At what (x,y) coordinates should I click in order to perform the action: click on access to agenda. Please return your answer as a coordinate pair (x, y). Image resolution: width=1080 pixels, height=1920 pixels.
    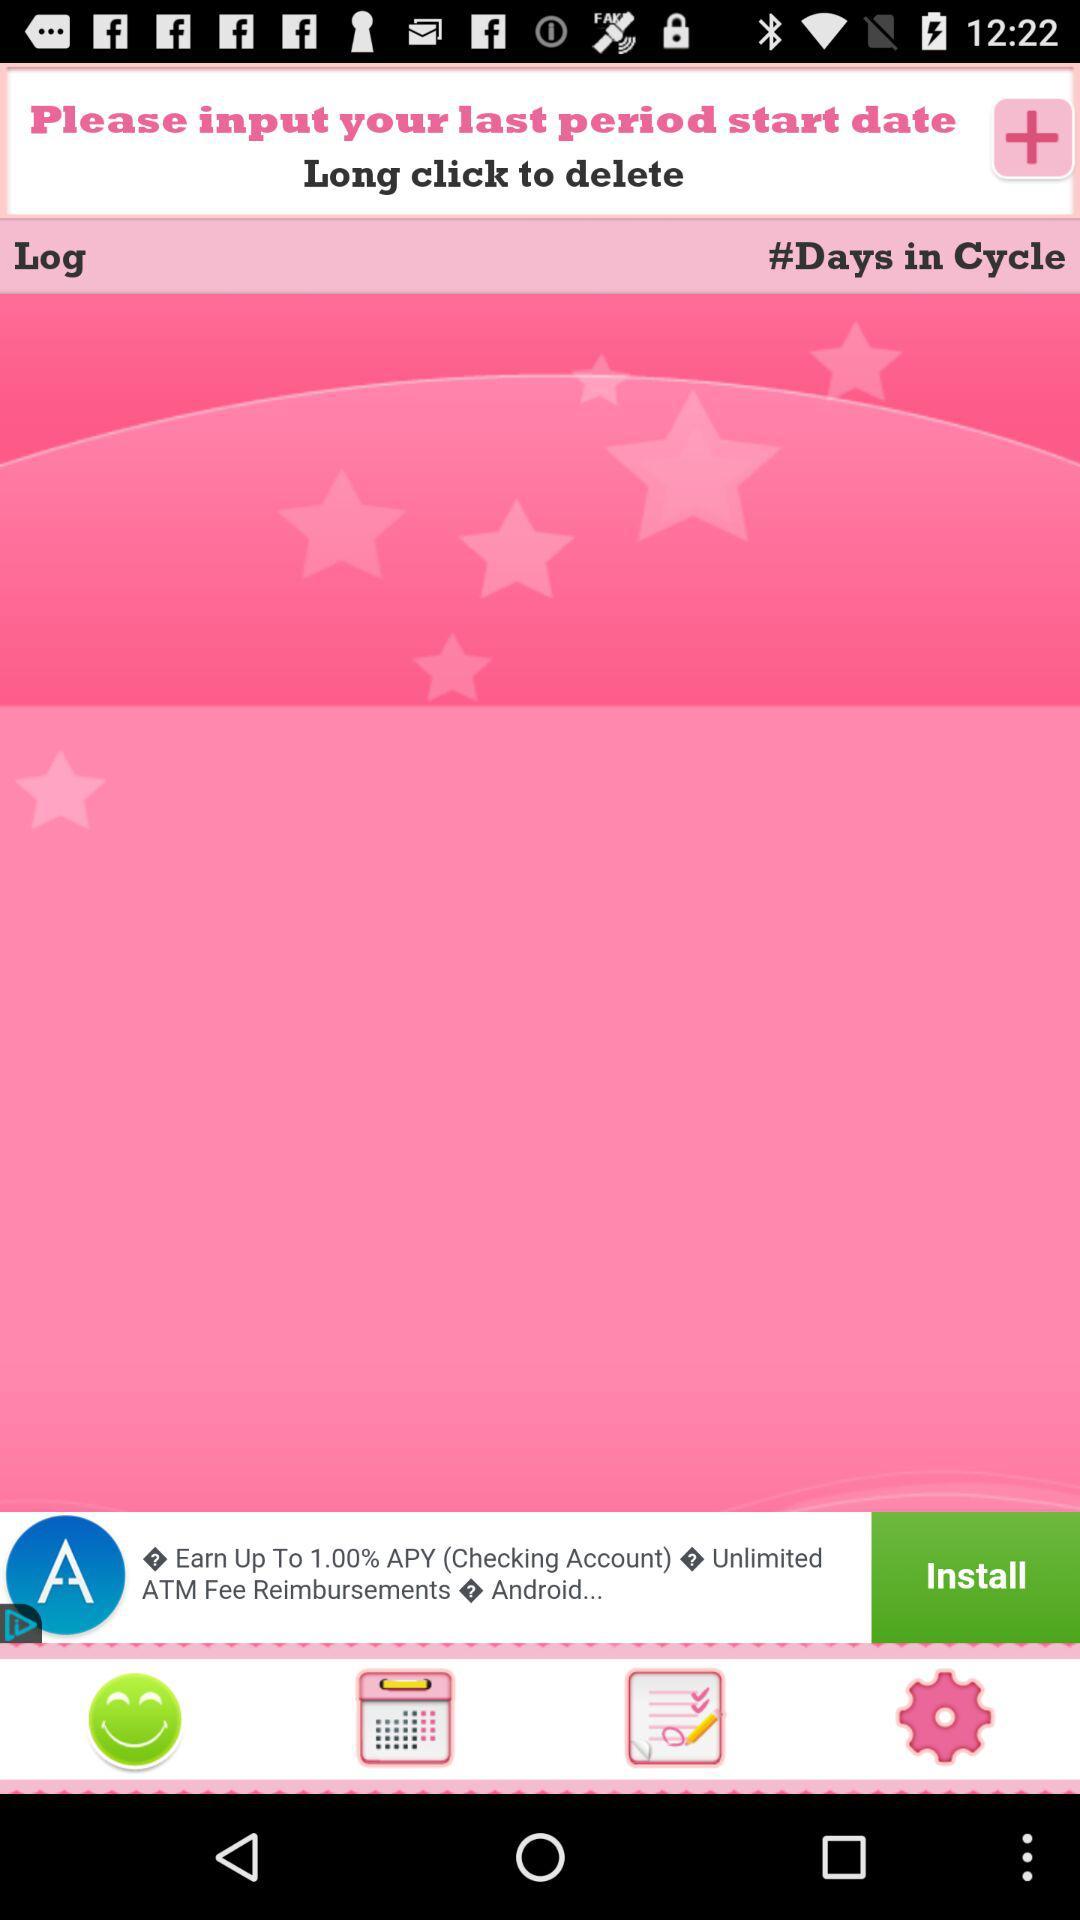
    Looking at the image, I should click on (675, 1717).